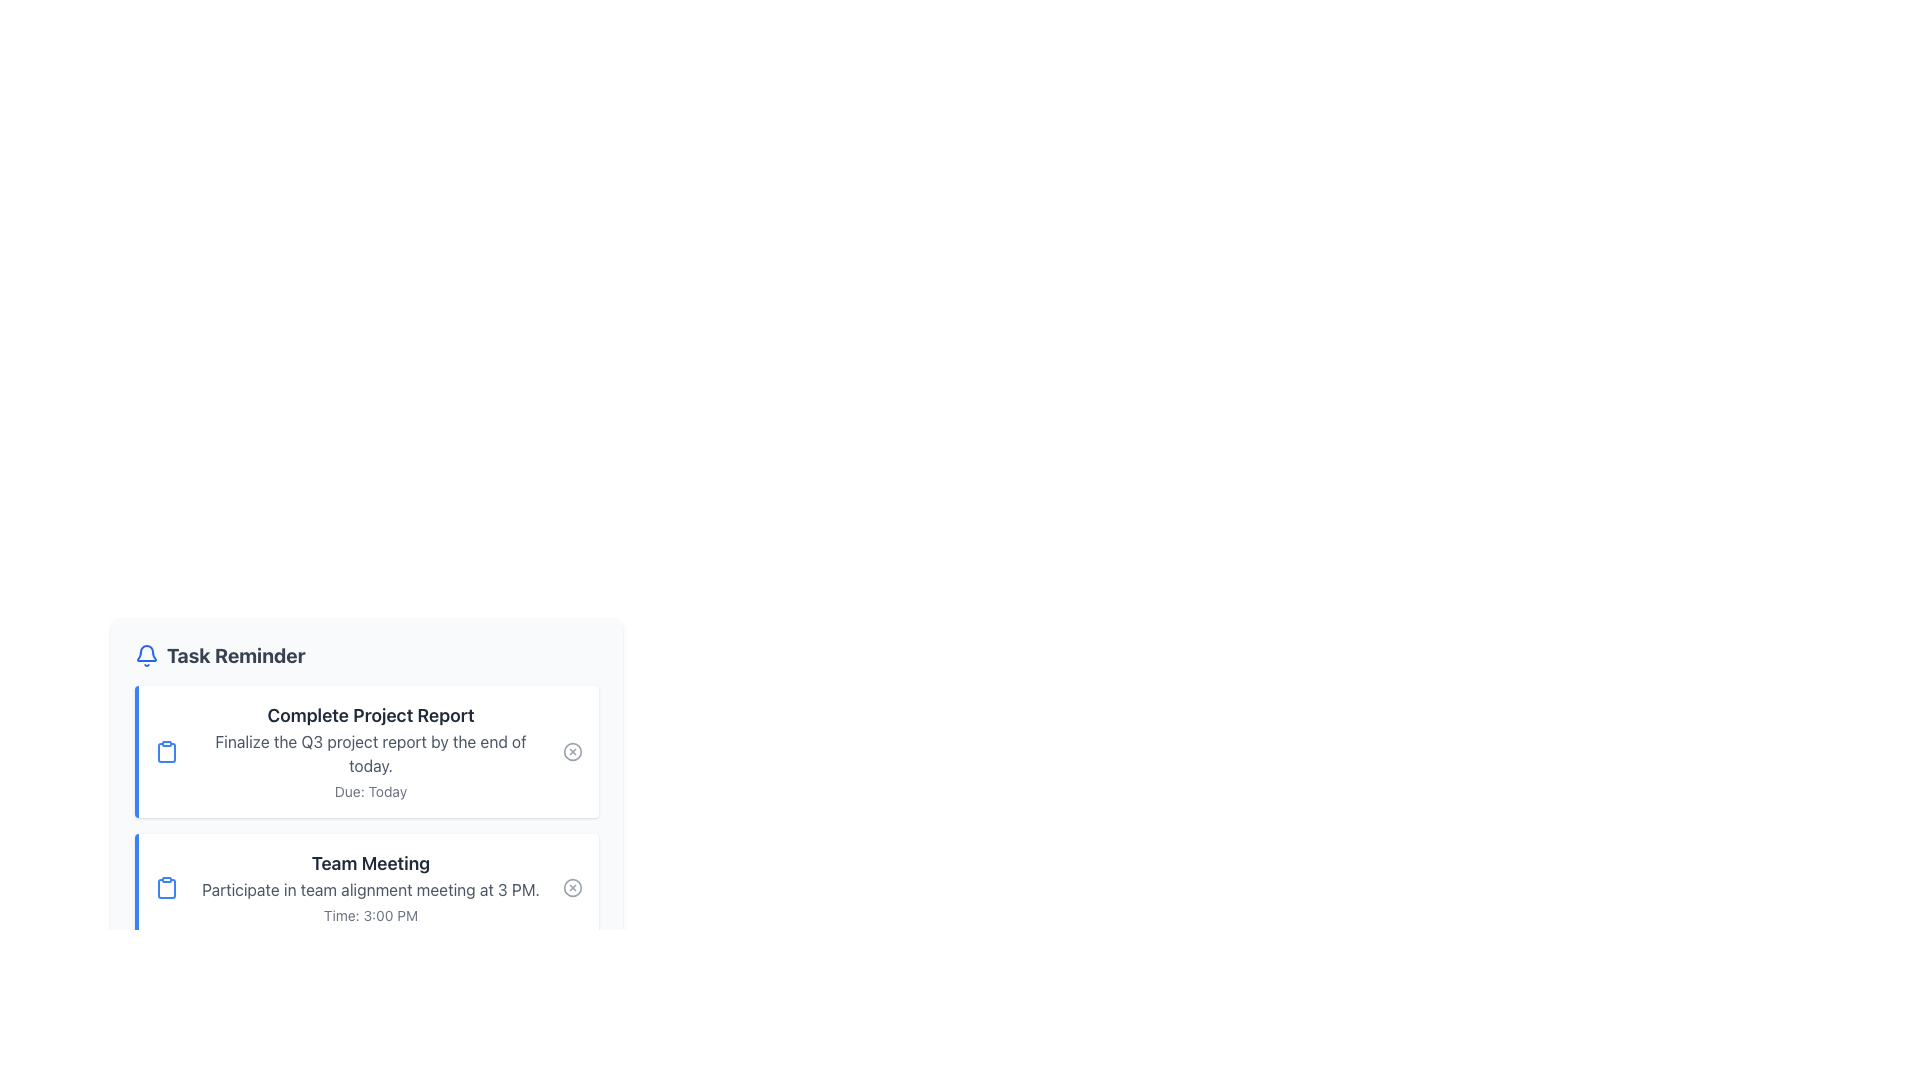 The height and width of the screenshot is (1080, 1920). I want to click on the Display Text Block that shows 'Team Meeting' with the description 'Participate in team alignment meeting at 3 PM.', so click(370, 886).